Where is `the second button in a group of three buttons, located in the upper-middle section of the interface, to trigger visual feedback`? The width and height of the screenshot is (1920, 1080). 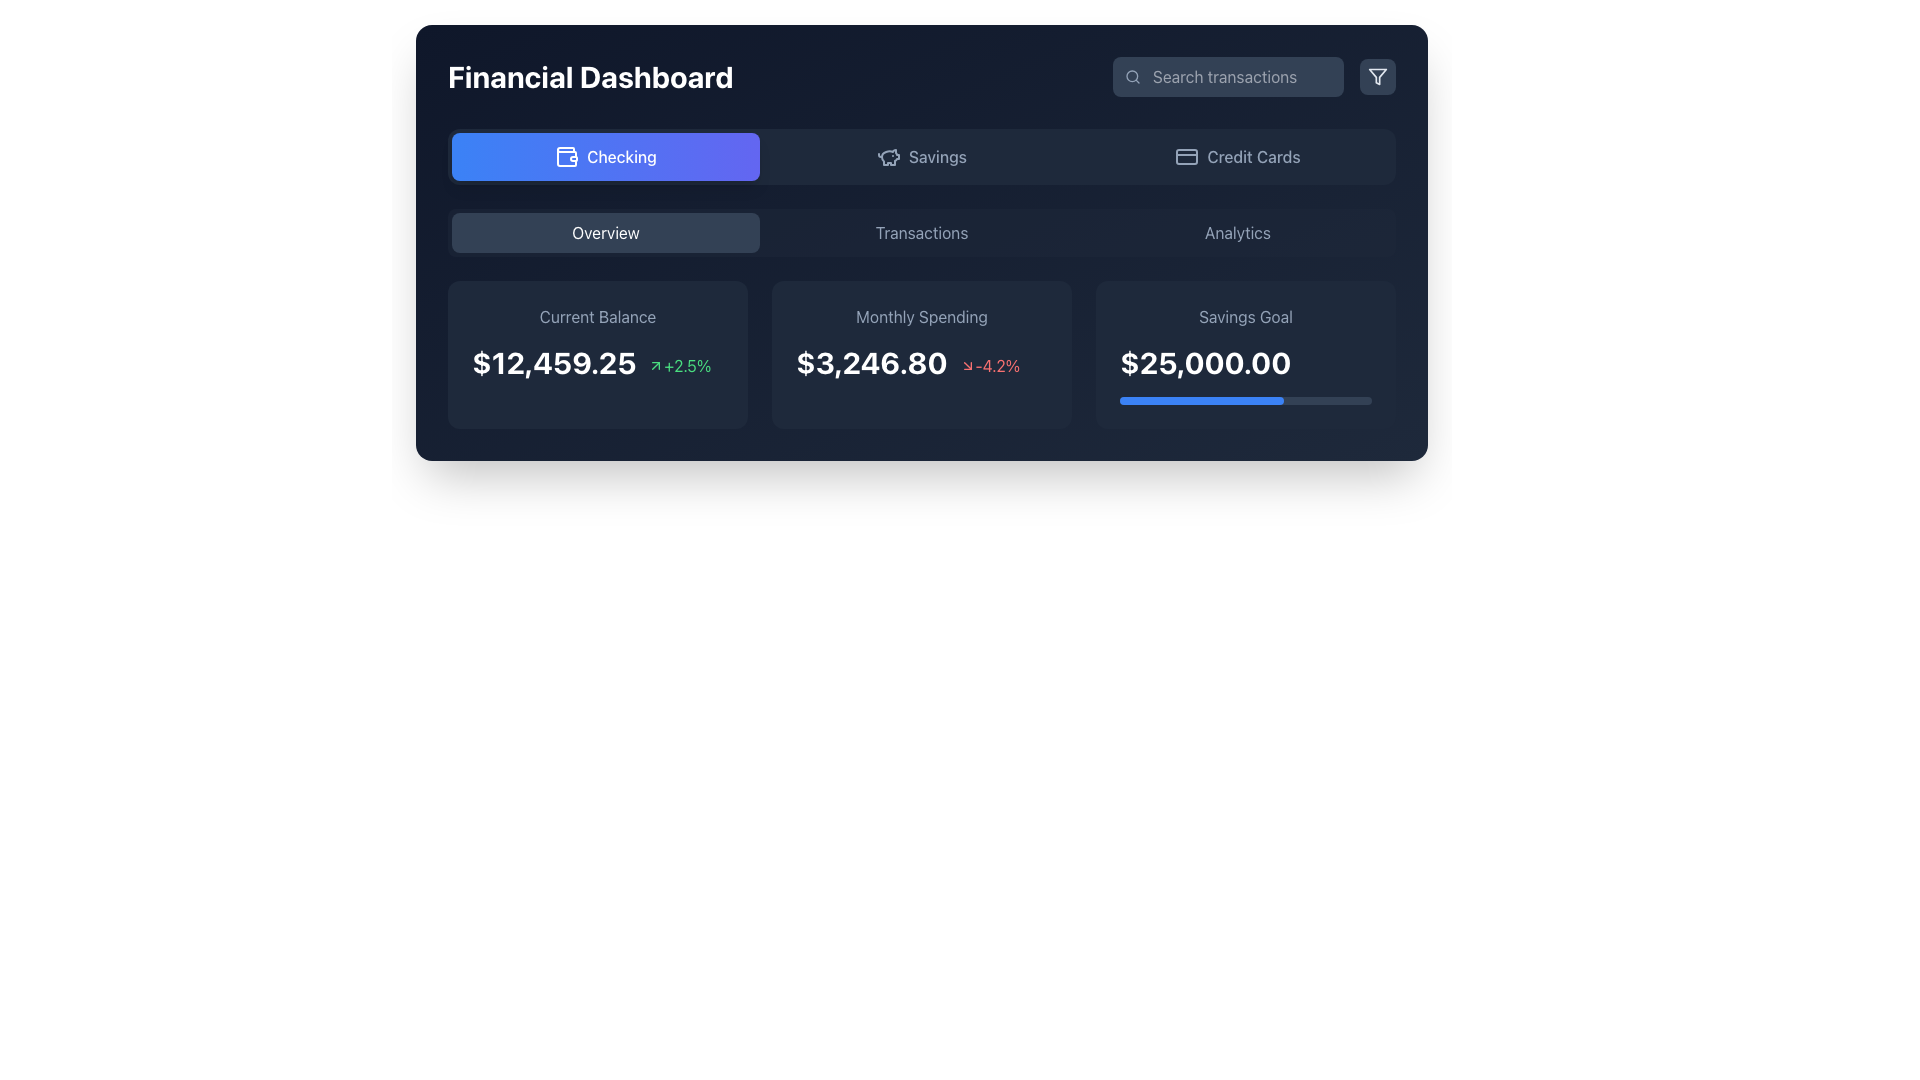 the second button in a group of three buttons, located in the upper-middle section of the interface, to trigger visual feedback is located at coordinates (920, 156).